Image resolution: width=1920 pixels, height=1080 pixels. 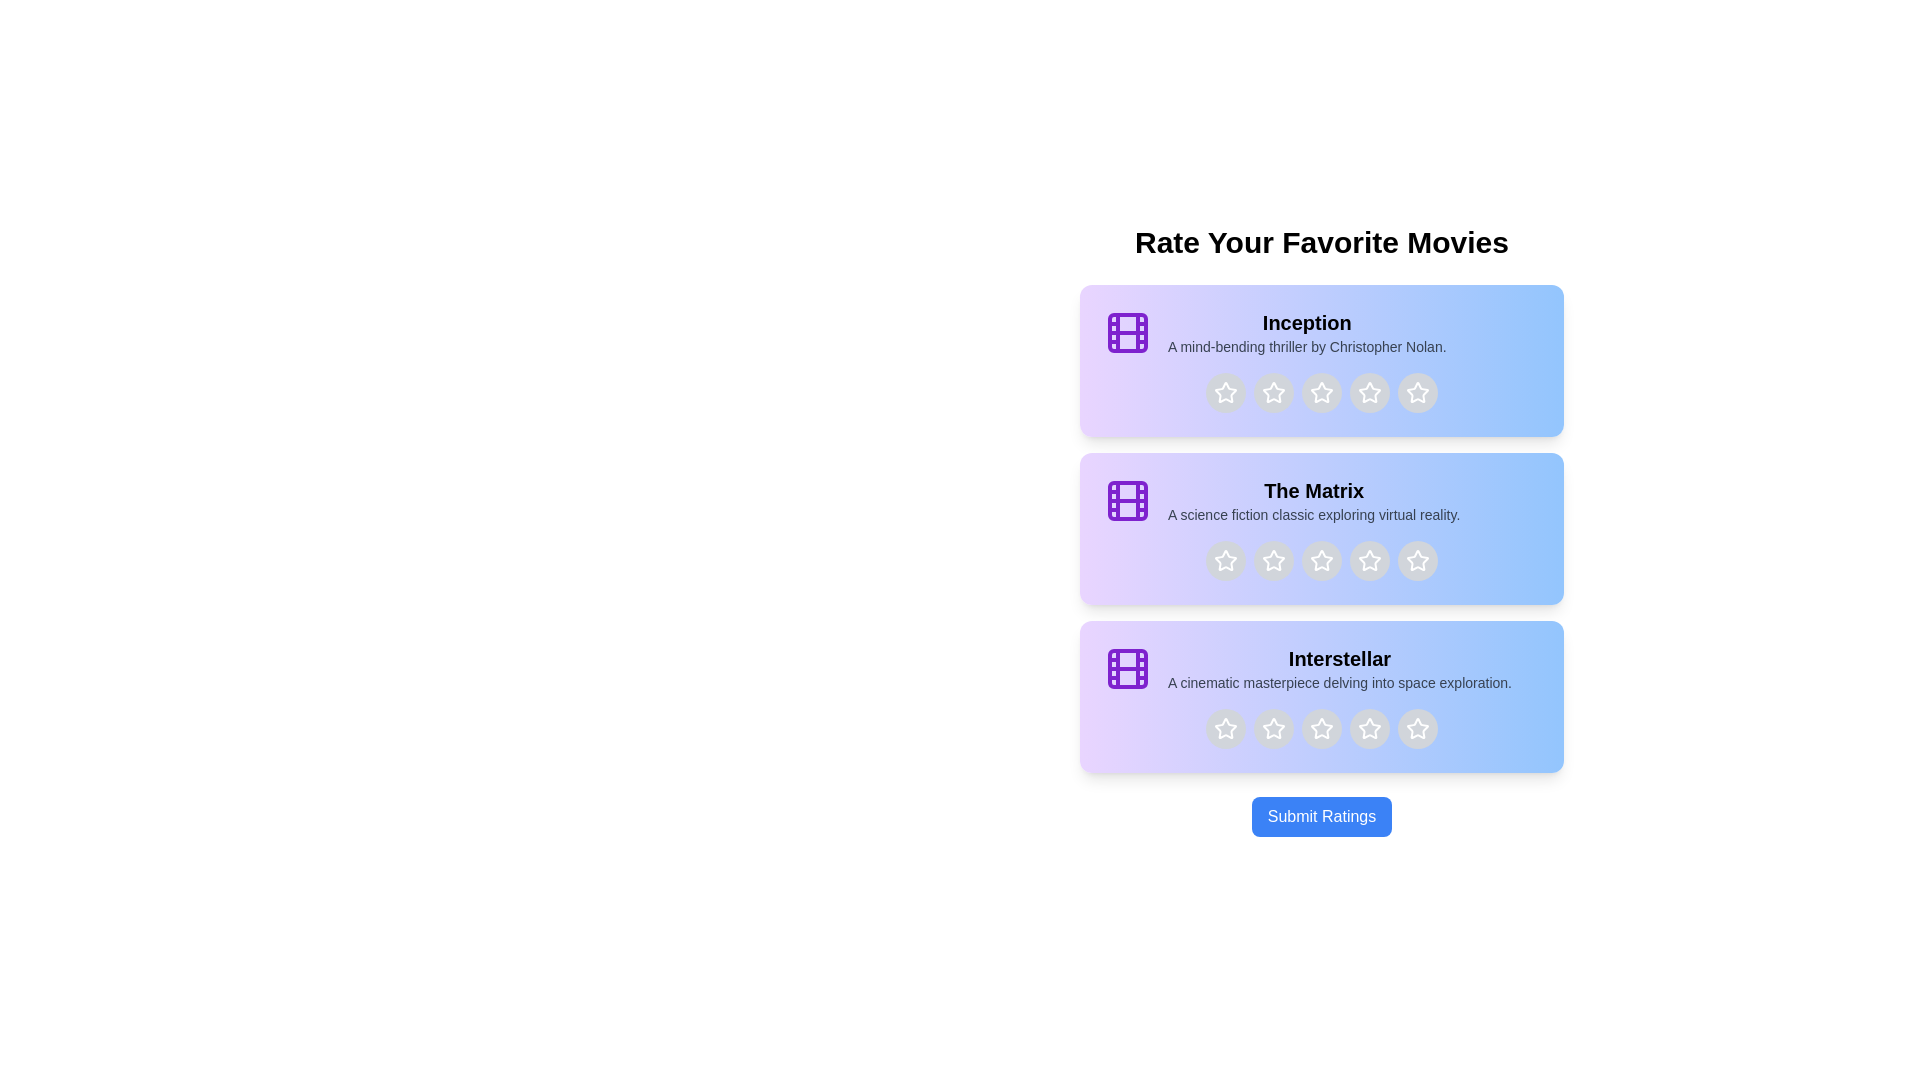 What do you see at coordinates (1321, 560) in the screenshot?
I see `the star corresponding to 3 stars for the movie titled The Matrix` at bounding box center [1321, 560].